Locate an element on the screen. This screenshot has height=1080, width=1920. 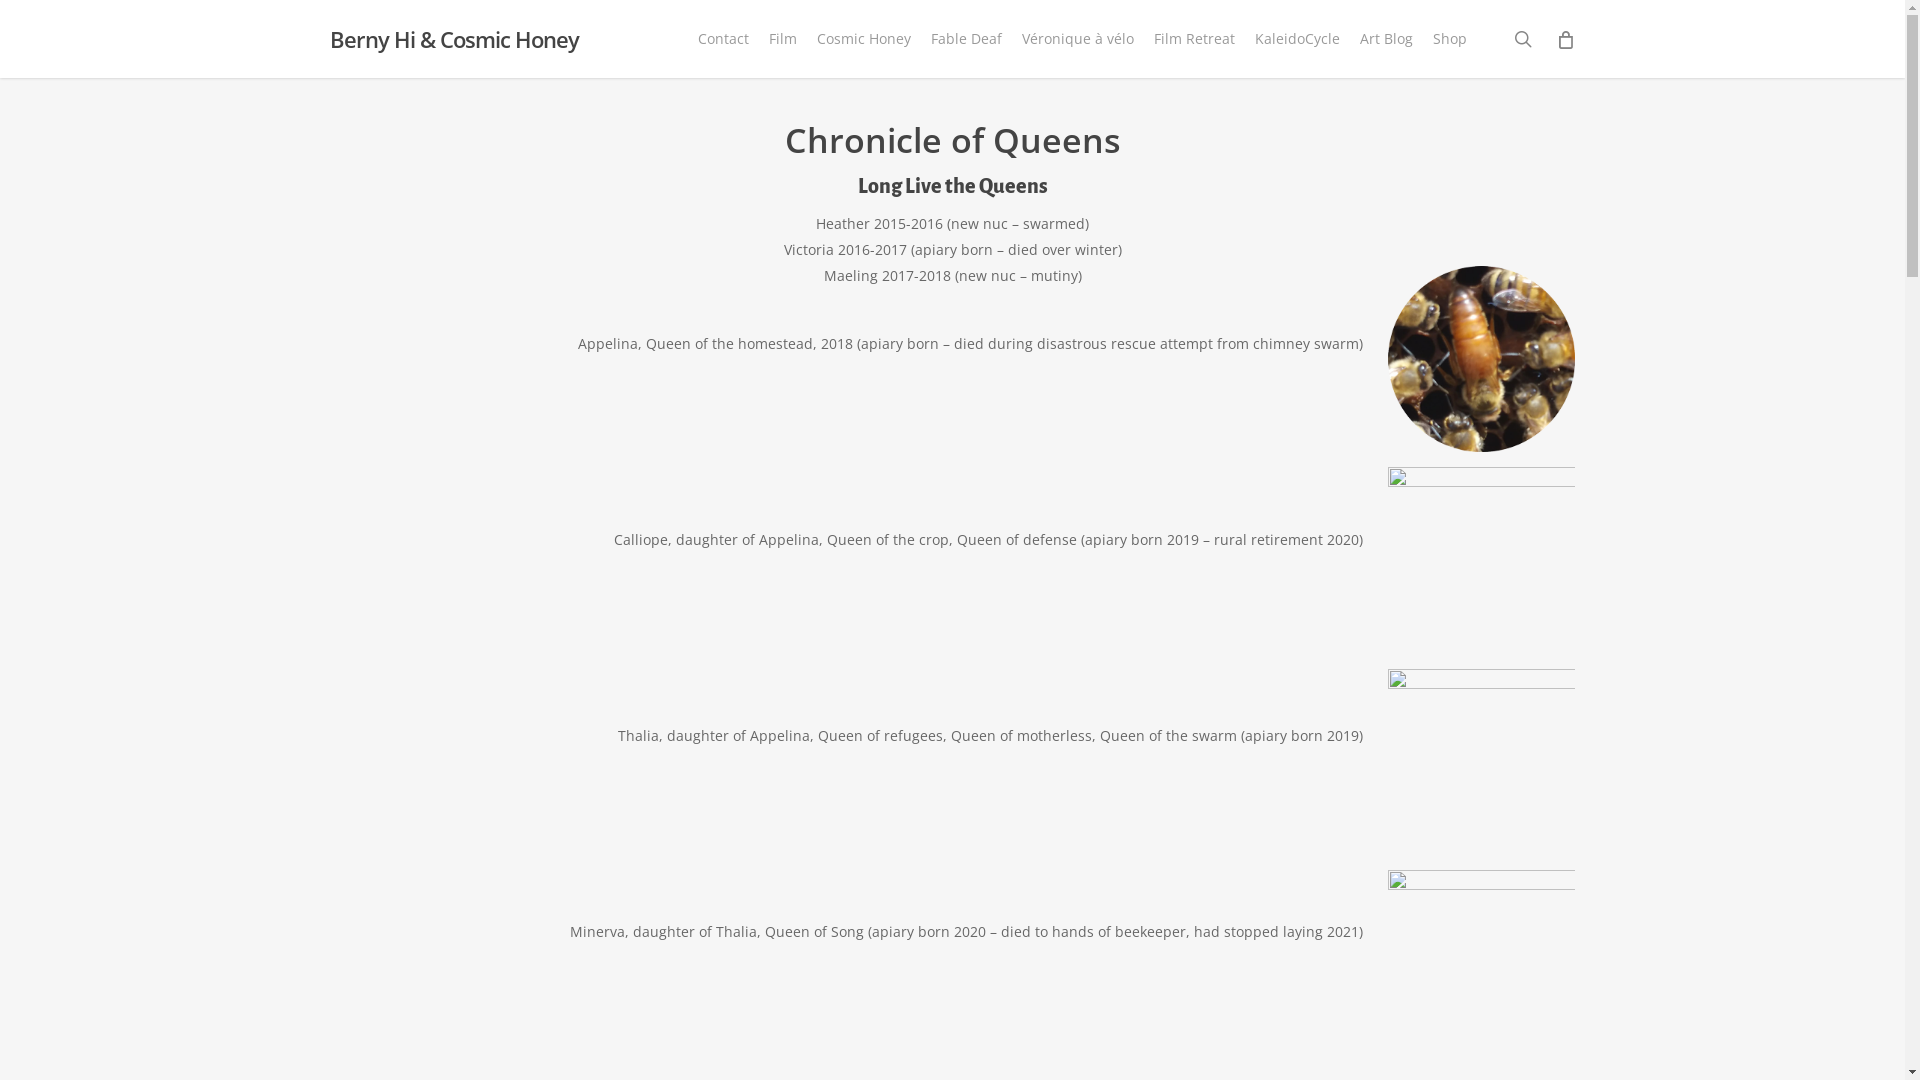
'Film' is located at coordinates (781, 38).